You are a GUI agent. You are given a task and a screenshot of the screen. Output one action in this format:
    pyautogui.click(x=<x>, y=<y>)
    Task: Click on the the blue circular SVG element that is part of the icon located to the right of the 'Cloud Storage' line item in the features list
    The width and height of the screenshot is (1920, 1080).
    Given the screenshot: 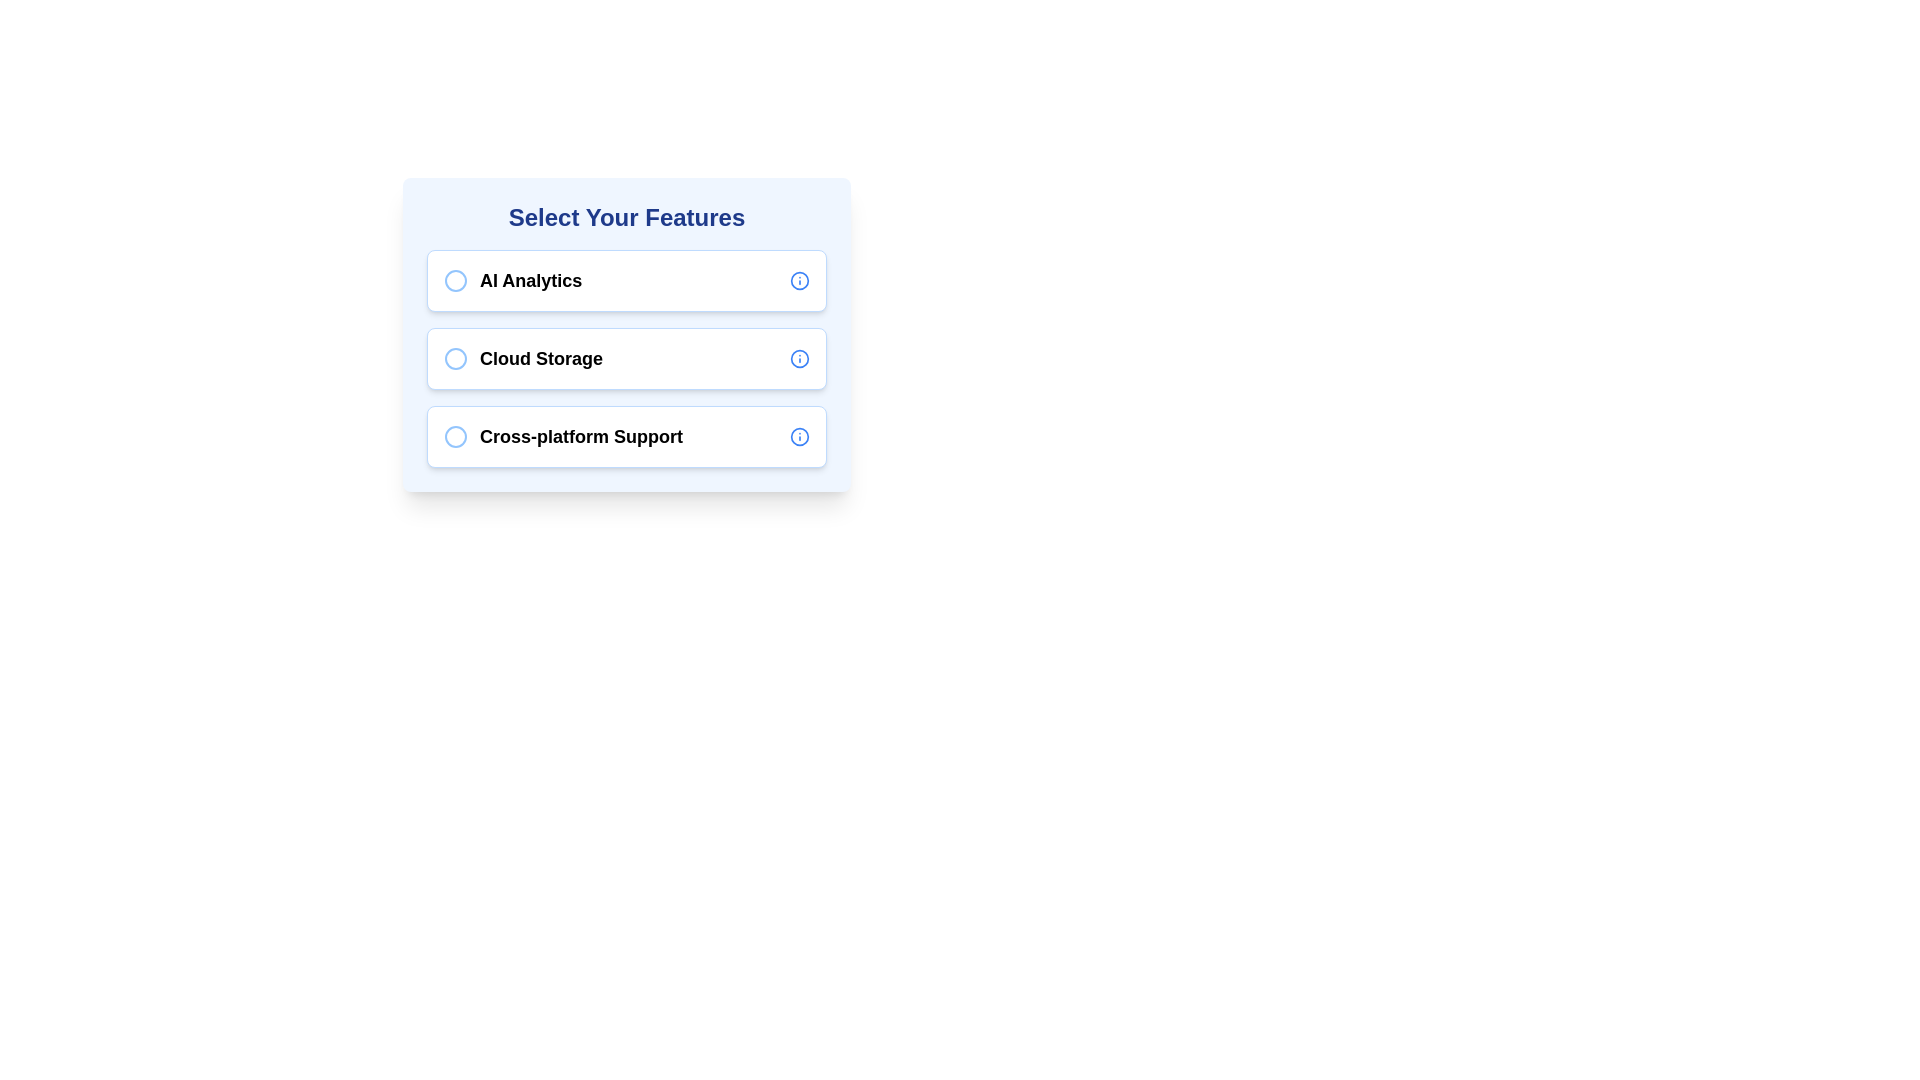 What is the action you would take?
    pyautogui.click(x=800, y=357)
    